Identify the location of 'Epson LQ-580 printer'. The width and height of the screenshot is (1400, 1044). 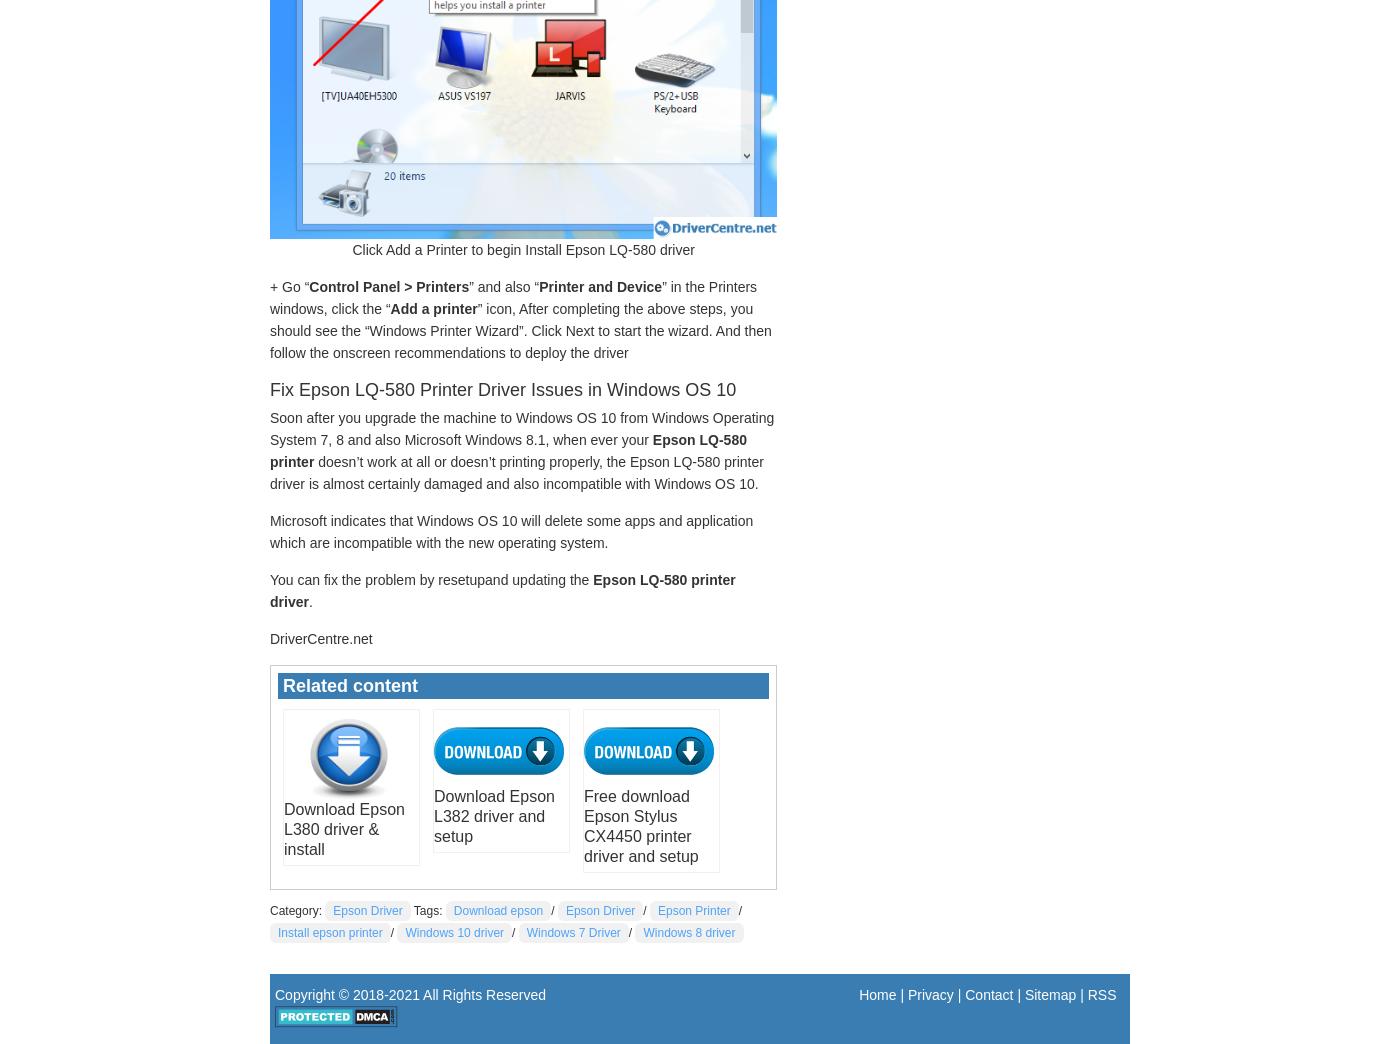
(508, 448).